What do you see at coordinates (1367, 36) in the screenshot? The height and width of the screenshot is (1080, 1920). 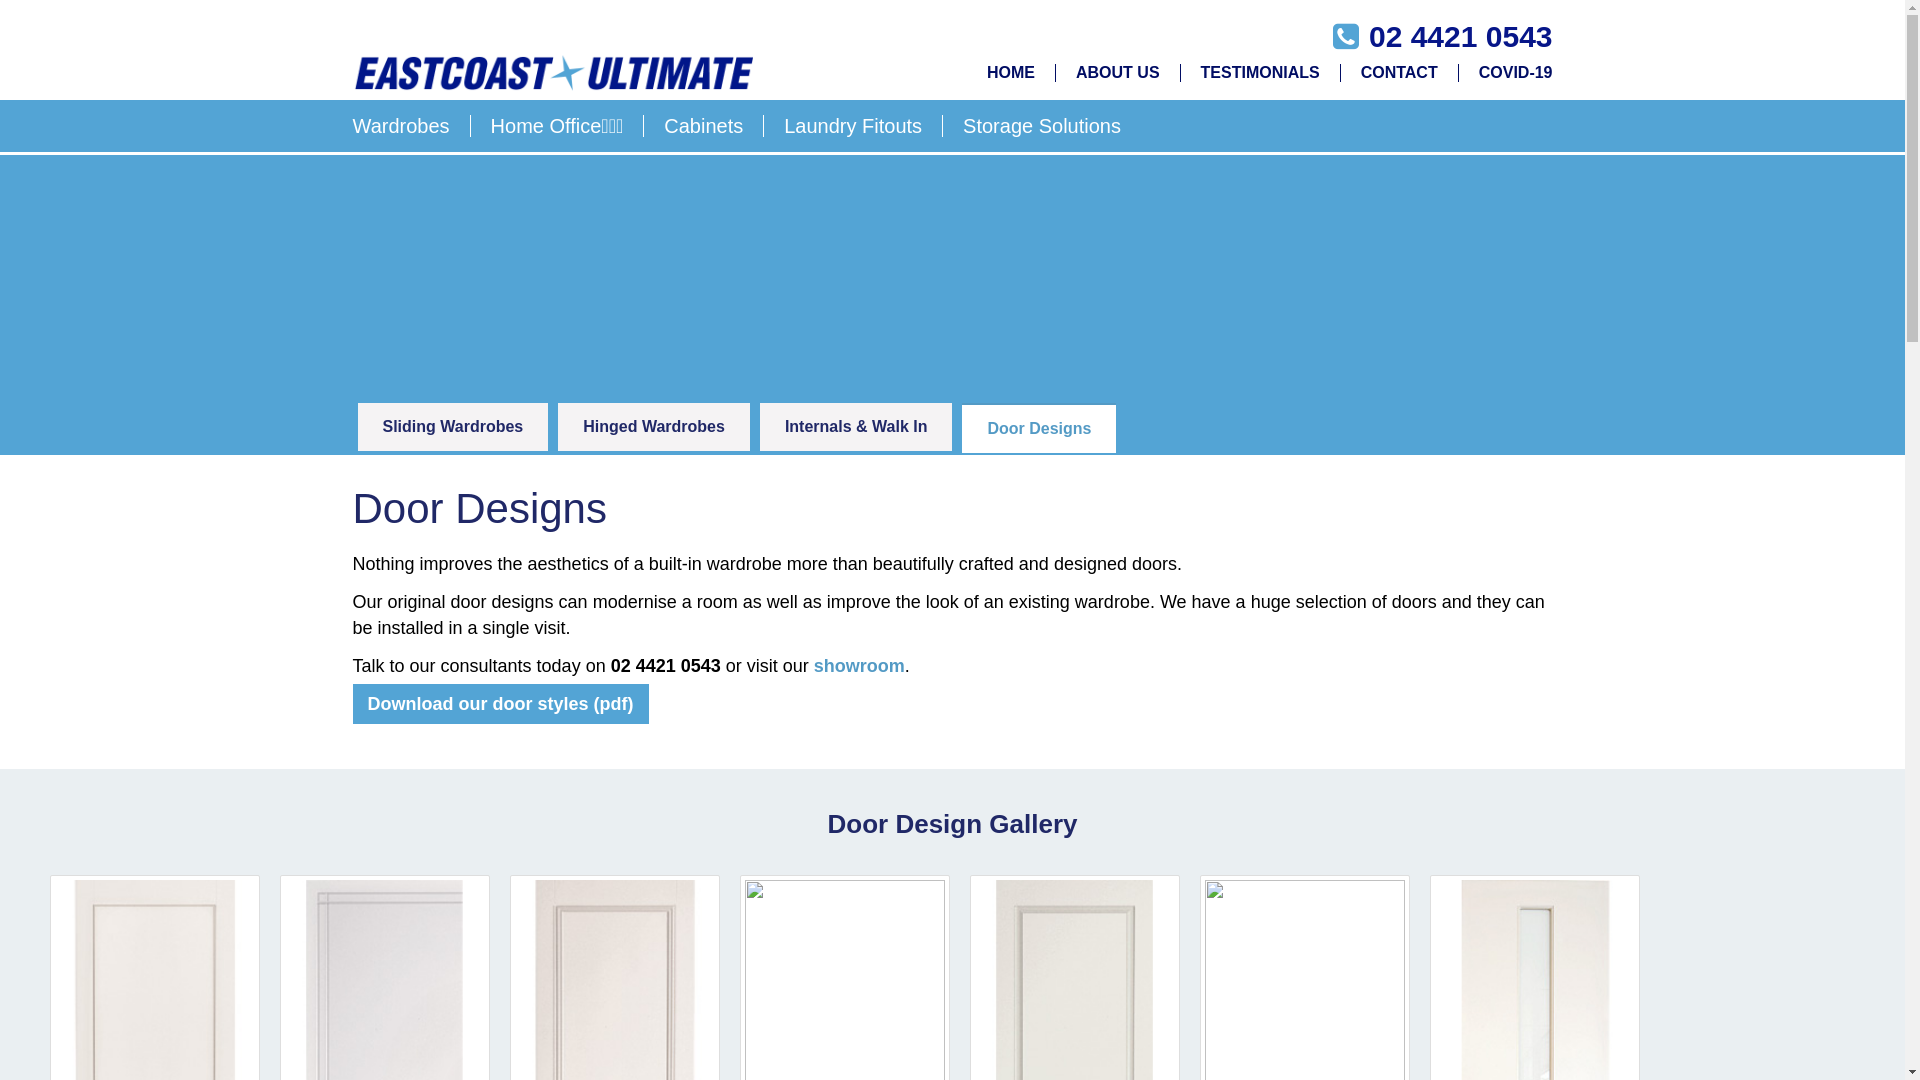 I see `'02 4421 0543'` at bounding box center [1367, 36].